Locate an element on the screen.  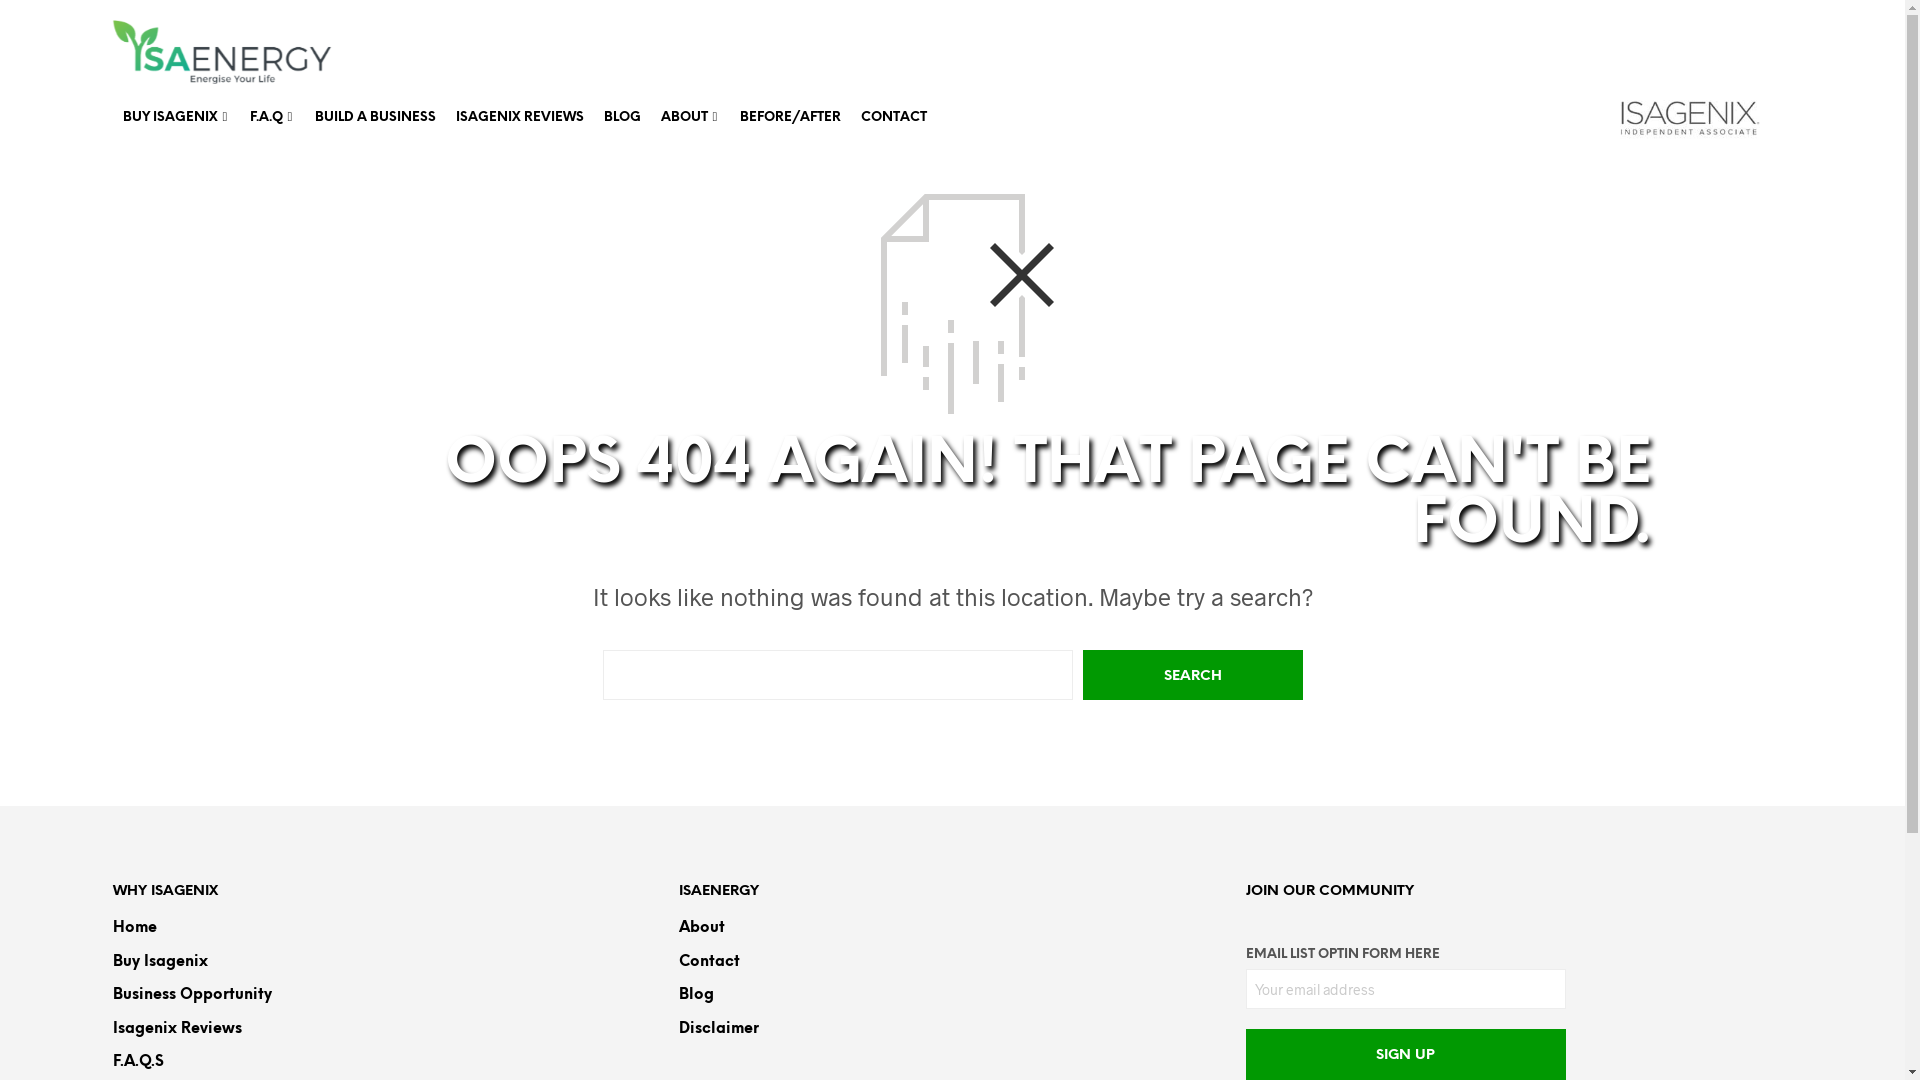
'IsaEnergy Products Online' is located at coordinates (221, 50).